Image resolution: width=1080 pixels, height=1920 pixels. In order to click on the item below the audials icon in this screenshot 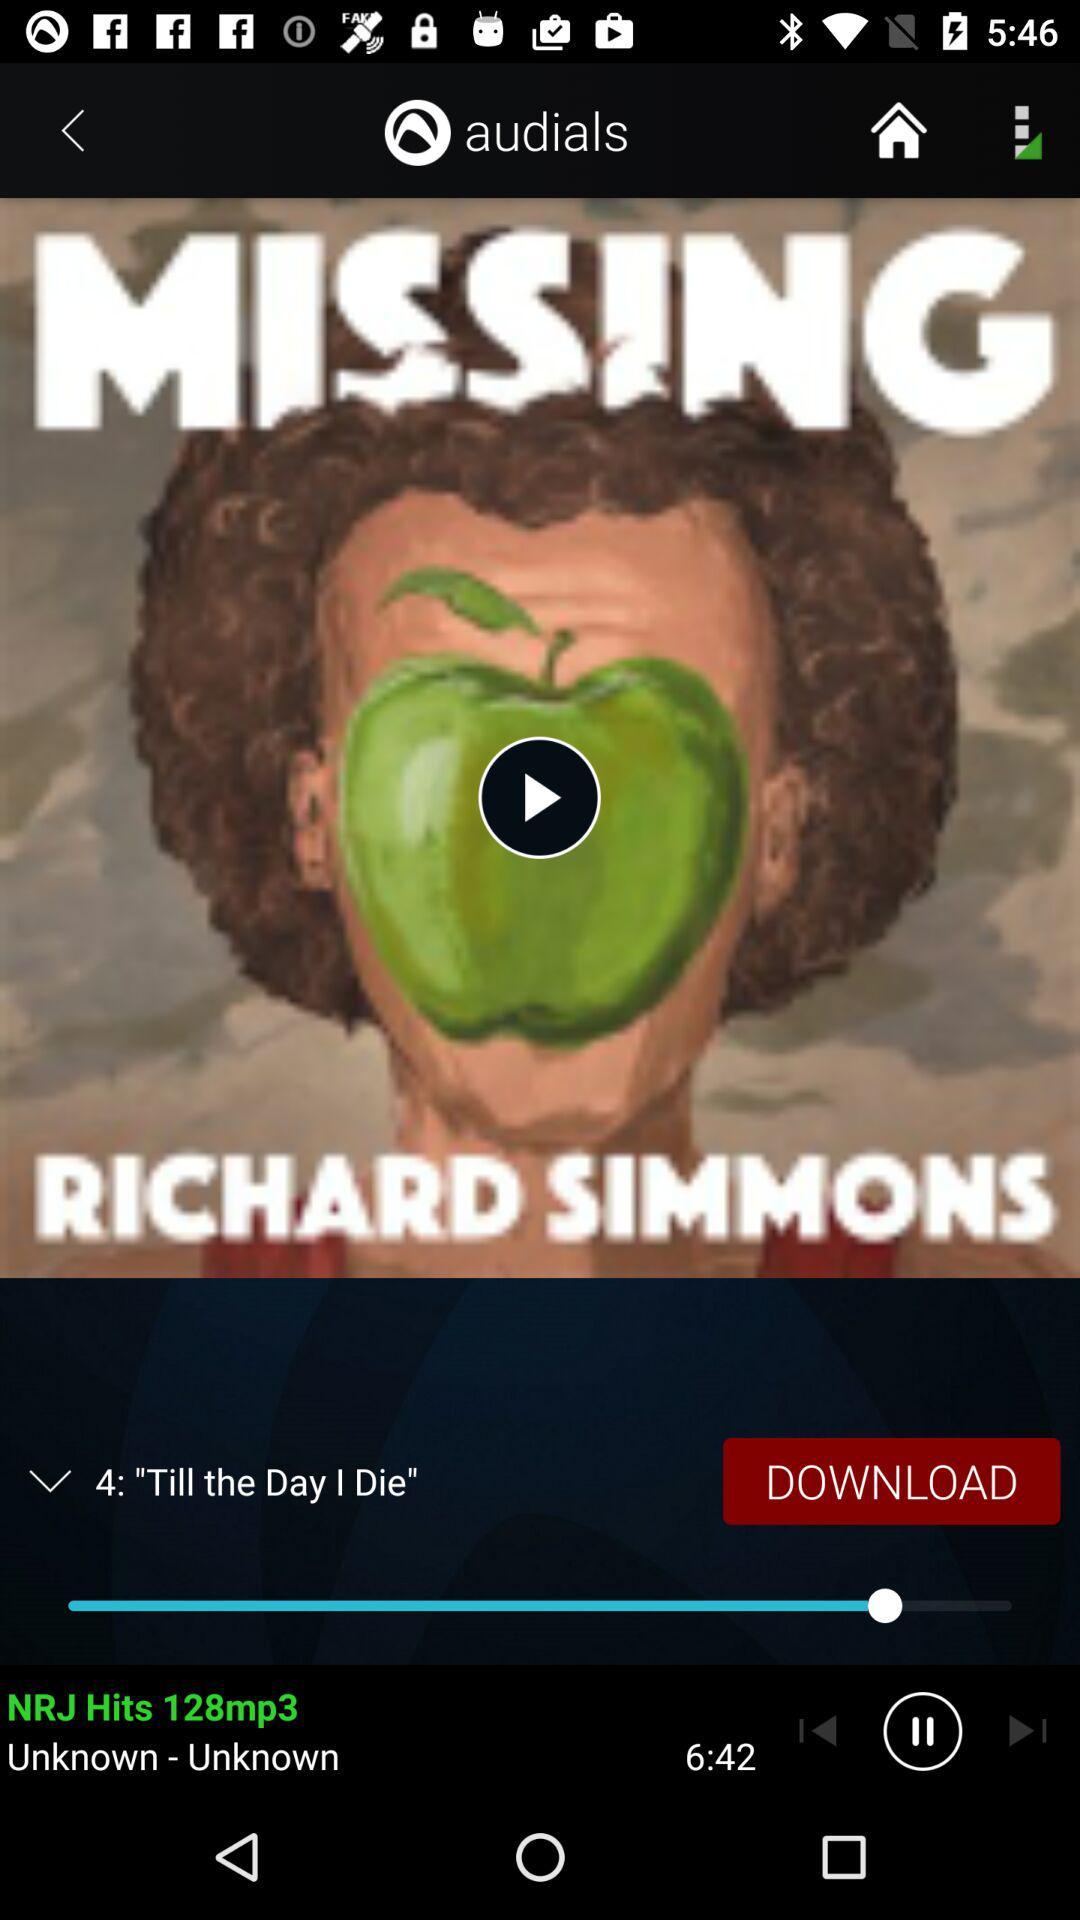, I will do `click(538, 796)`.